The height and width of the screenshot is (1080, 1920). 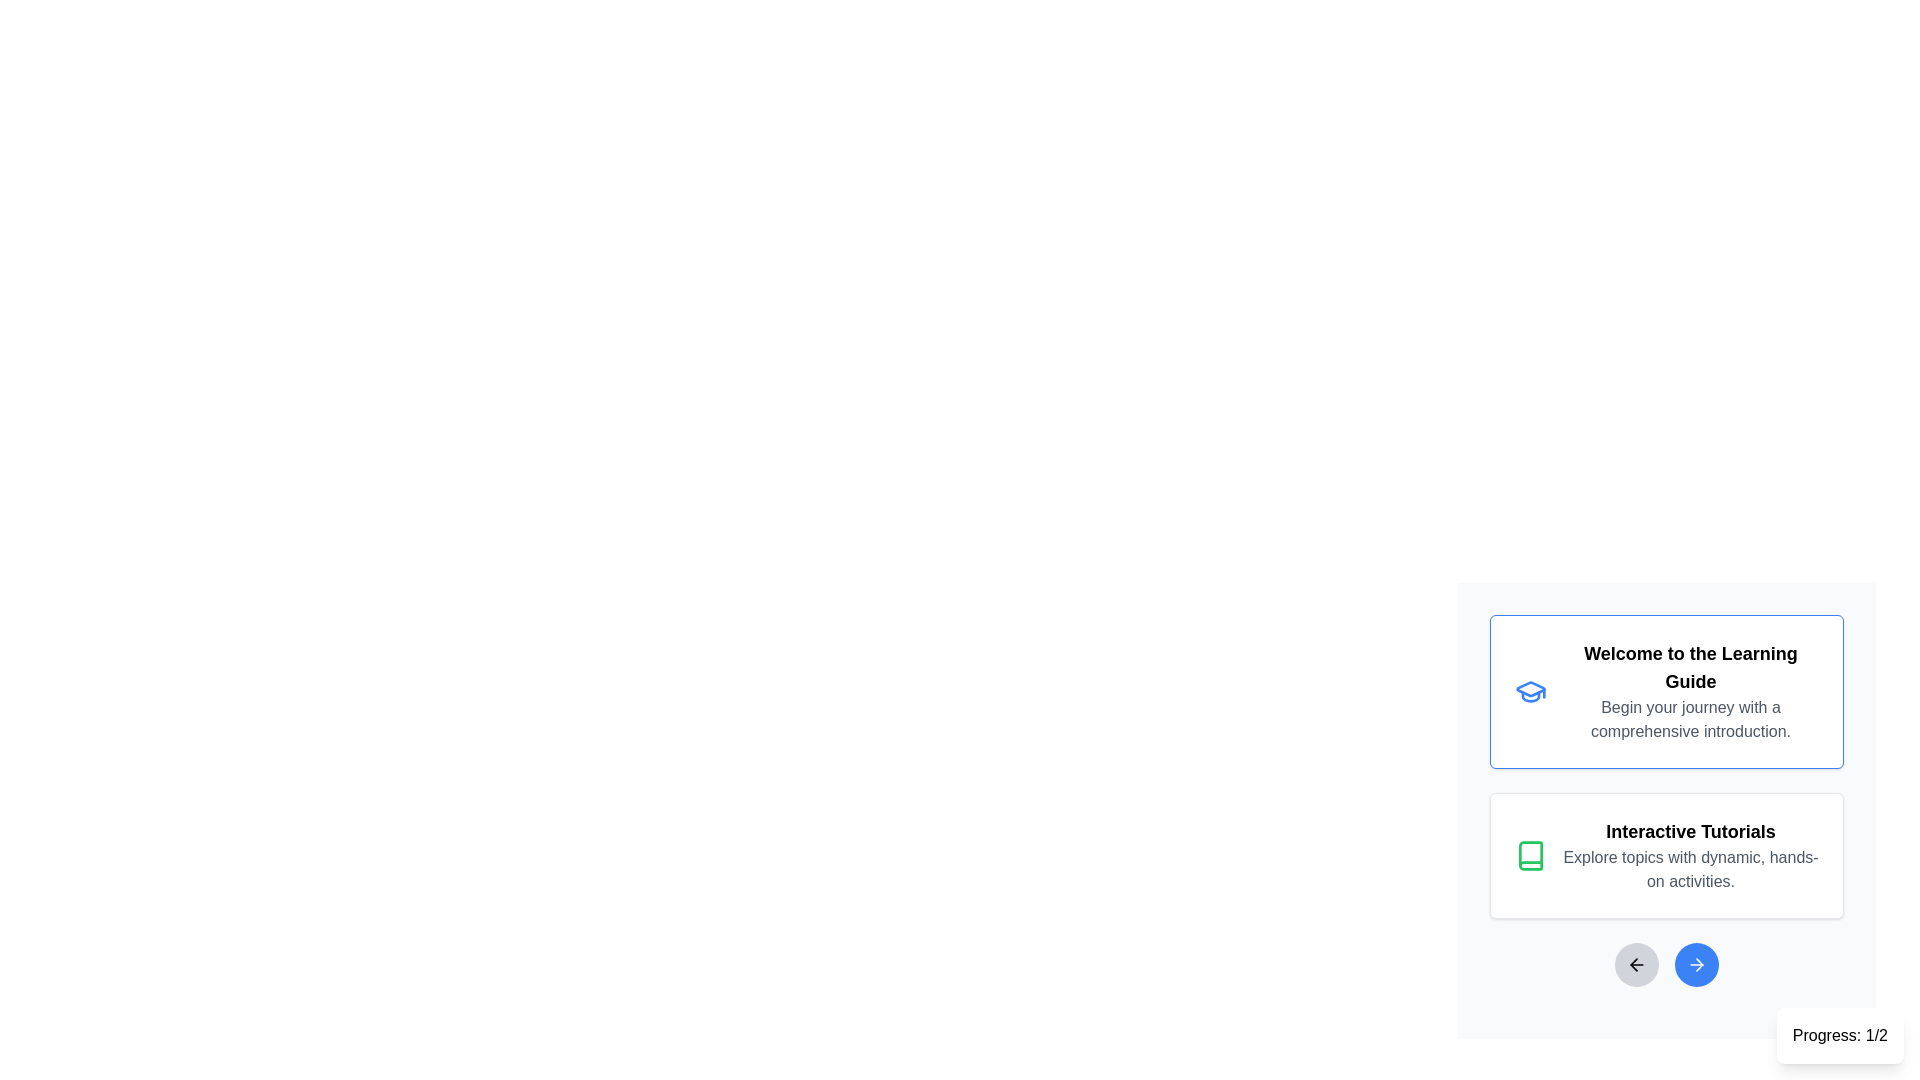 What do you see at coordinates (1689, 869) in the screenshot?
I see `descriptive text of the Text Label located below the title 'Interactive Tutorials' in the card-like layout` at bounding box center [1689, 869].